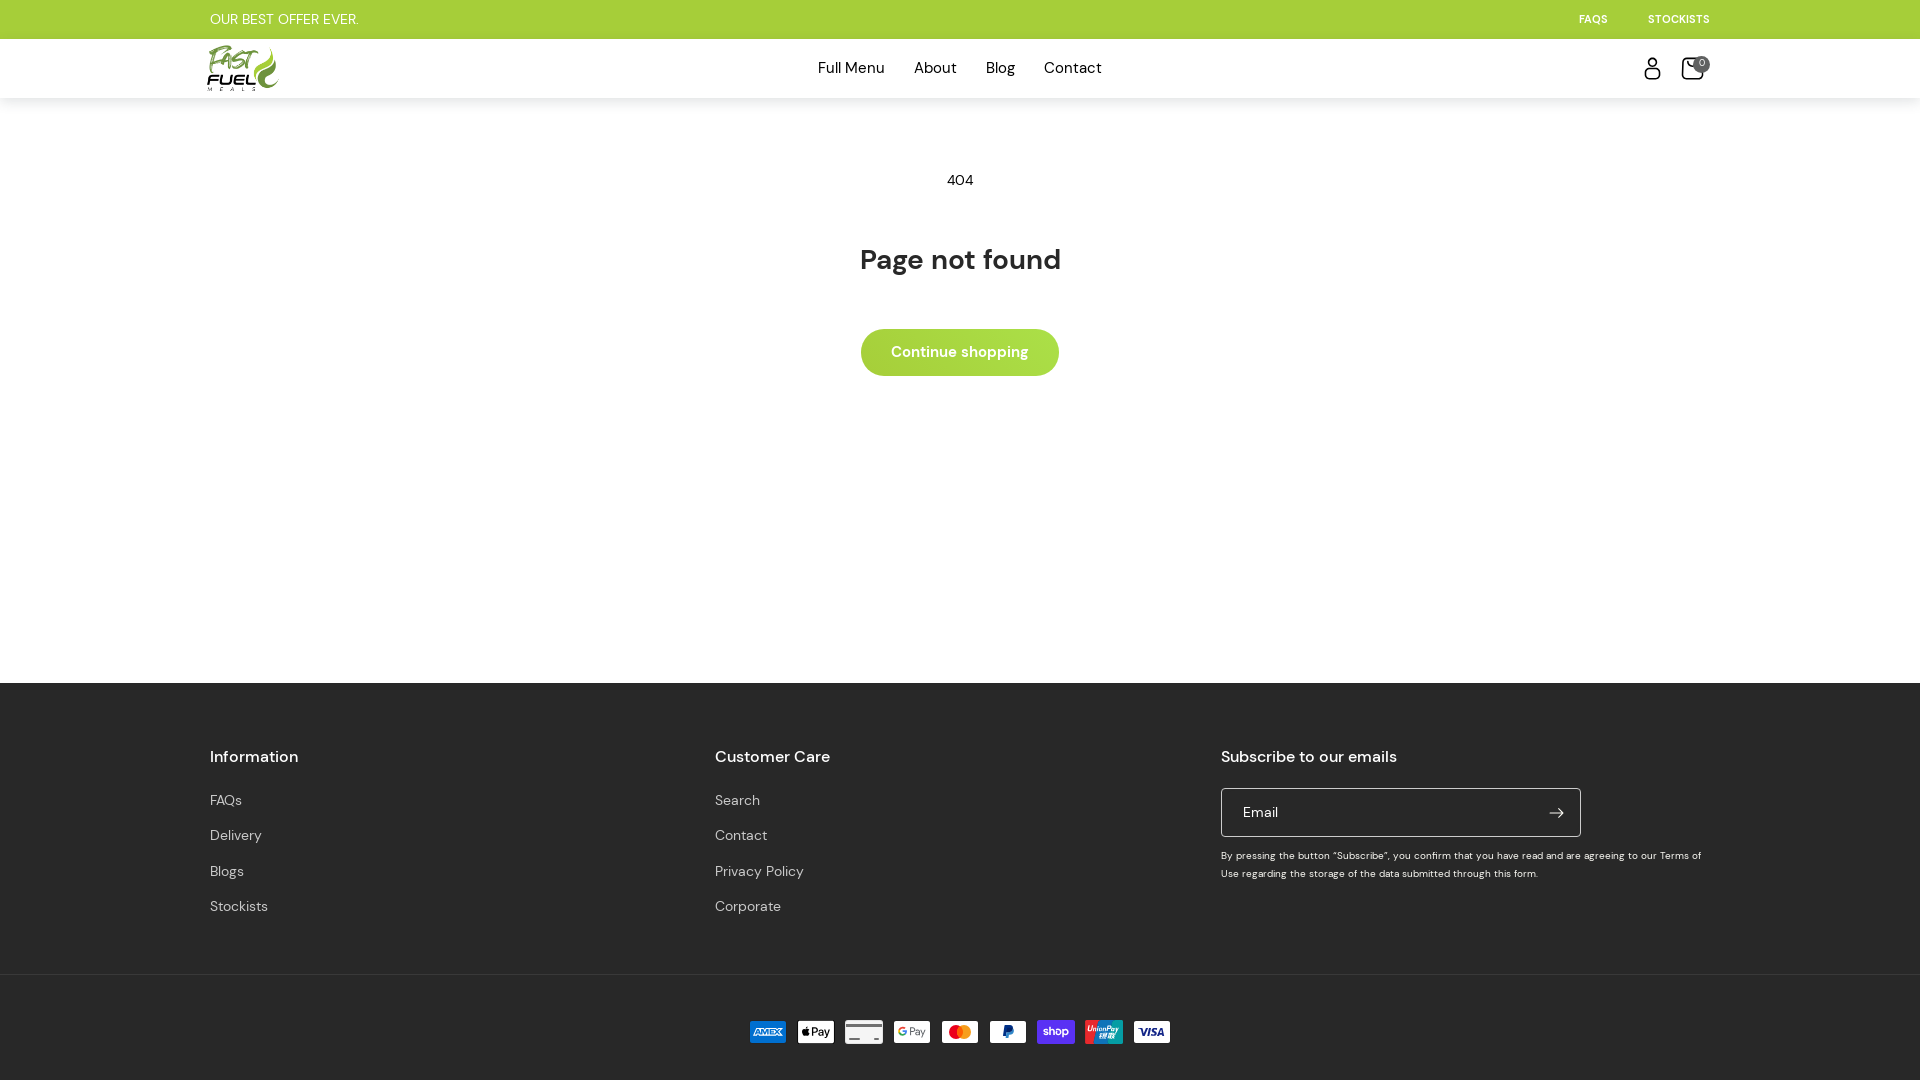  Describe the element at coordinates (907, 67) in the screenshot. I see `'About'` at that location.